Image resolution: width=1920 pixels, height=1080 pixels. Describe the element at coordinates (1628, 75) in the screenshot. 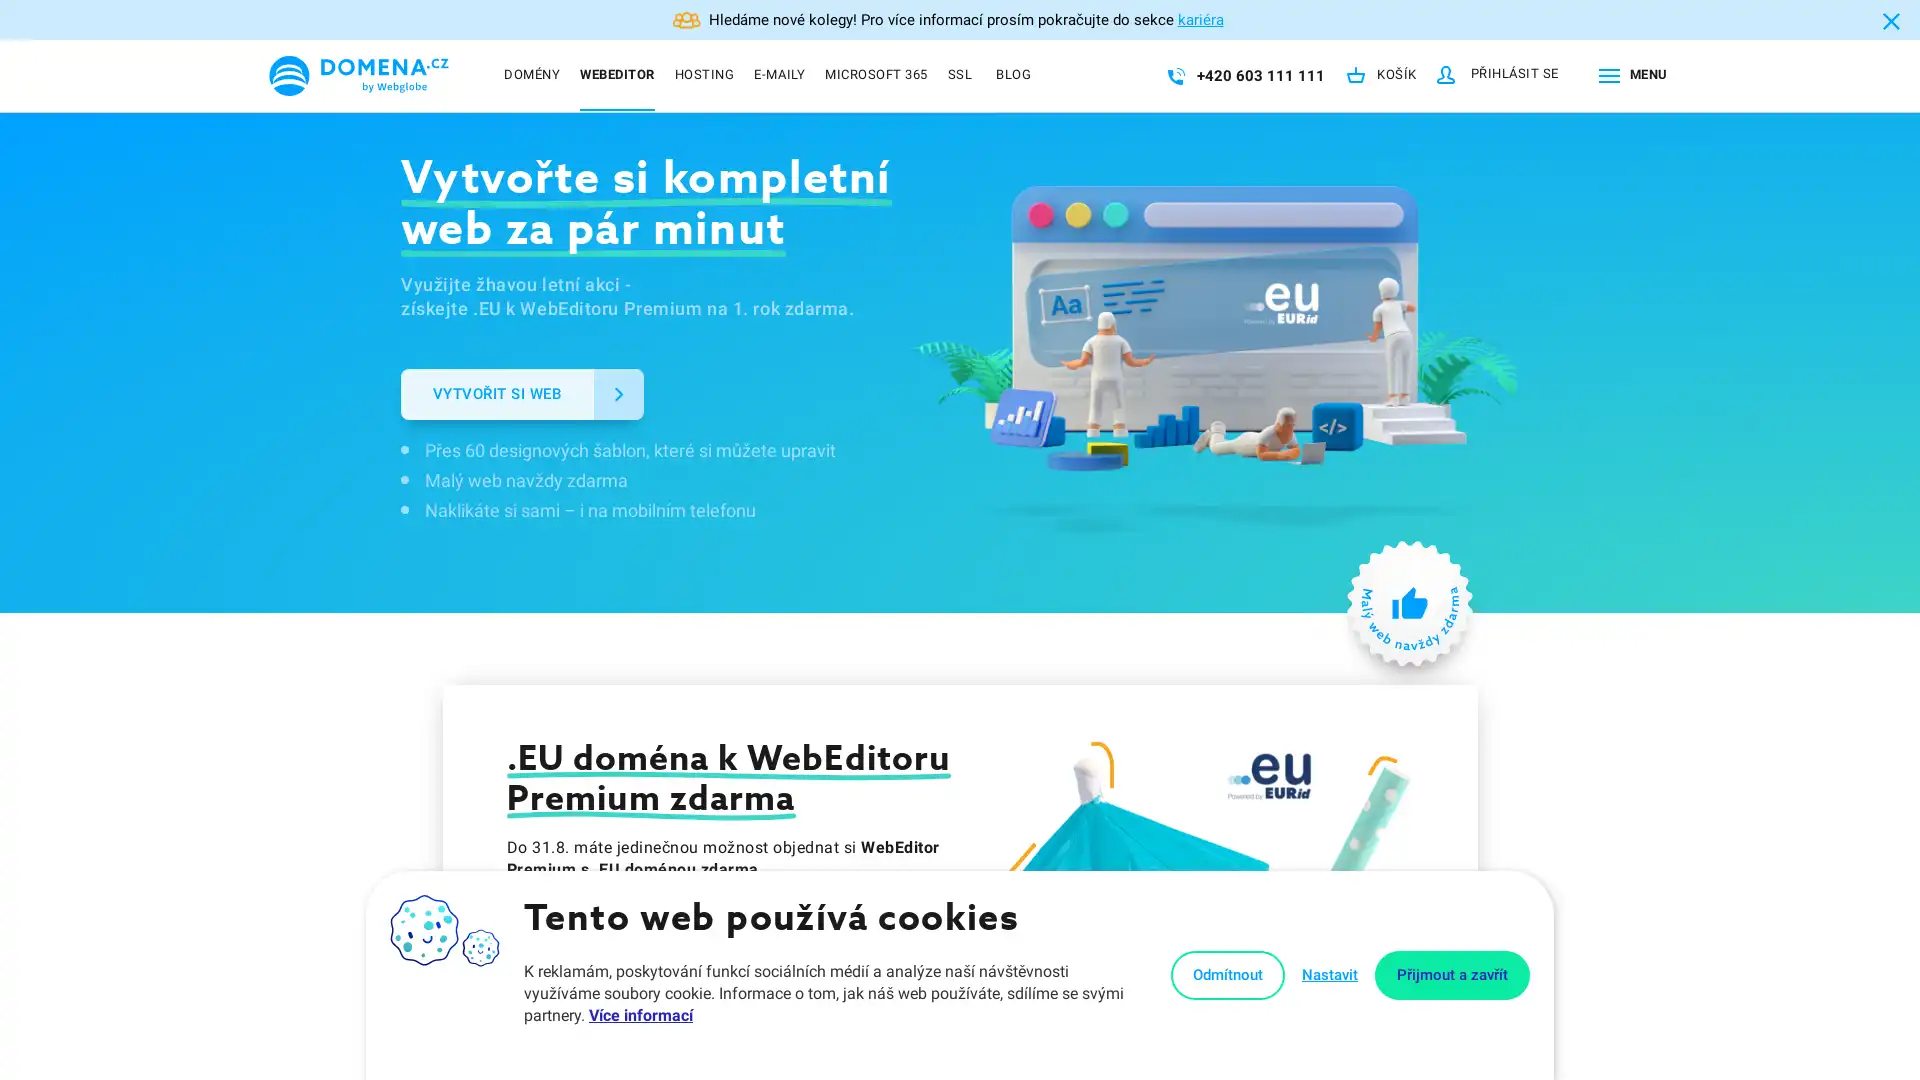

I see `menu MENU` at that location.